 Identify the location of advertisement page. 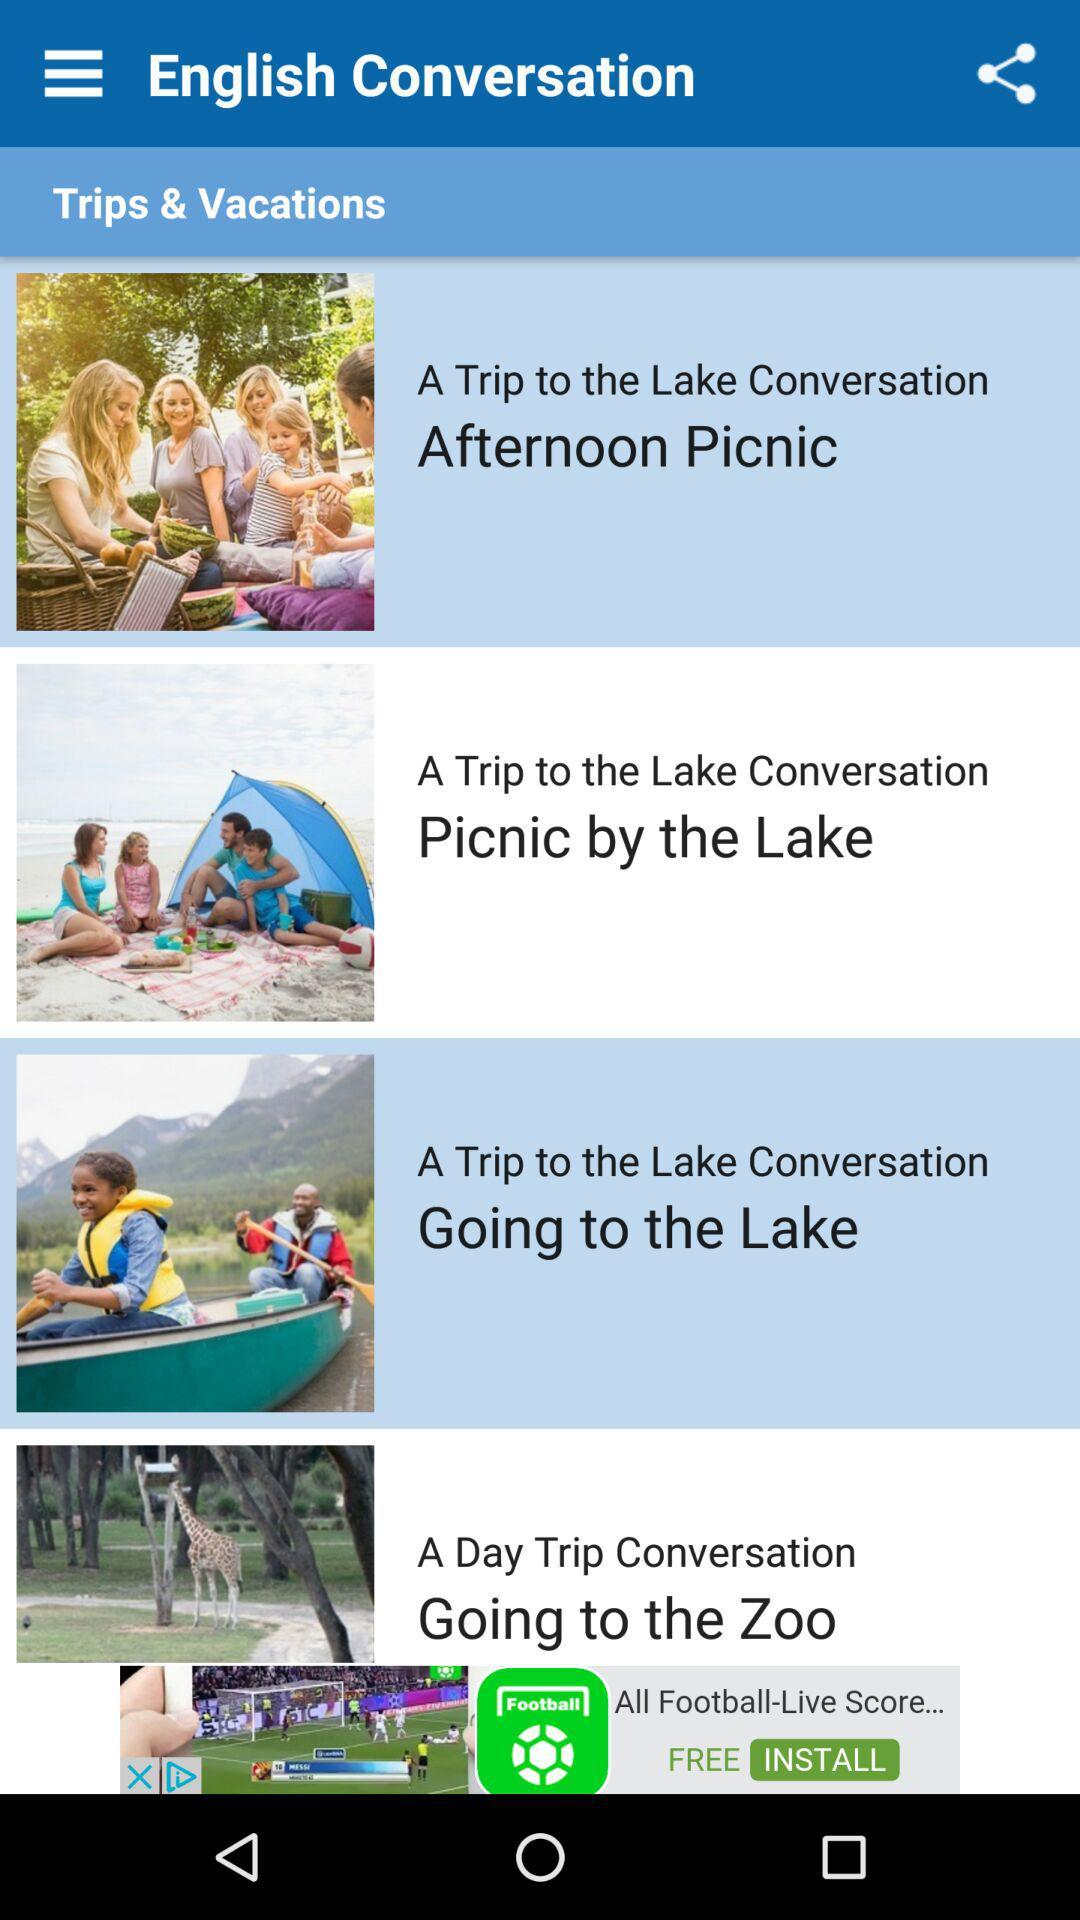
(540, 1727).